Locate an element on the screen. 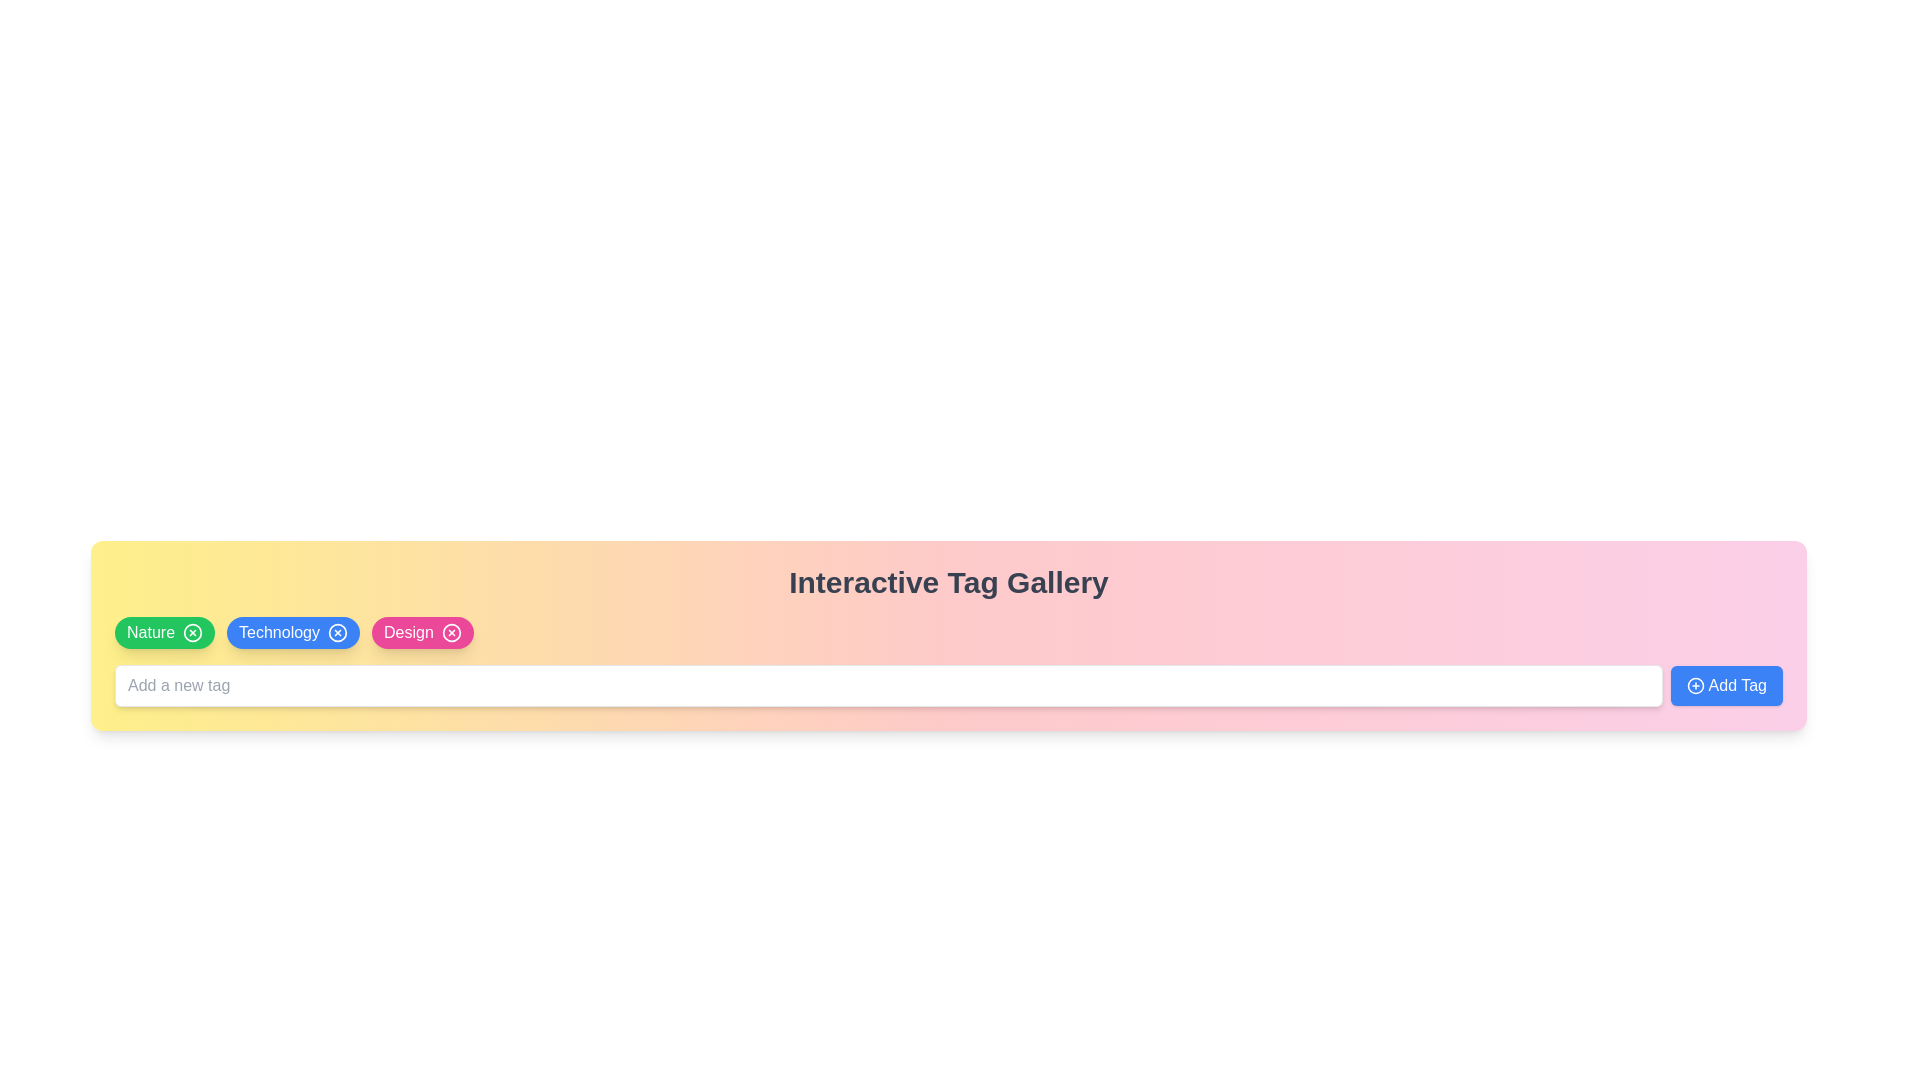  the 'X' icon on the 'Nature' tag is located at coordinates (164, 632).